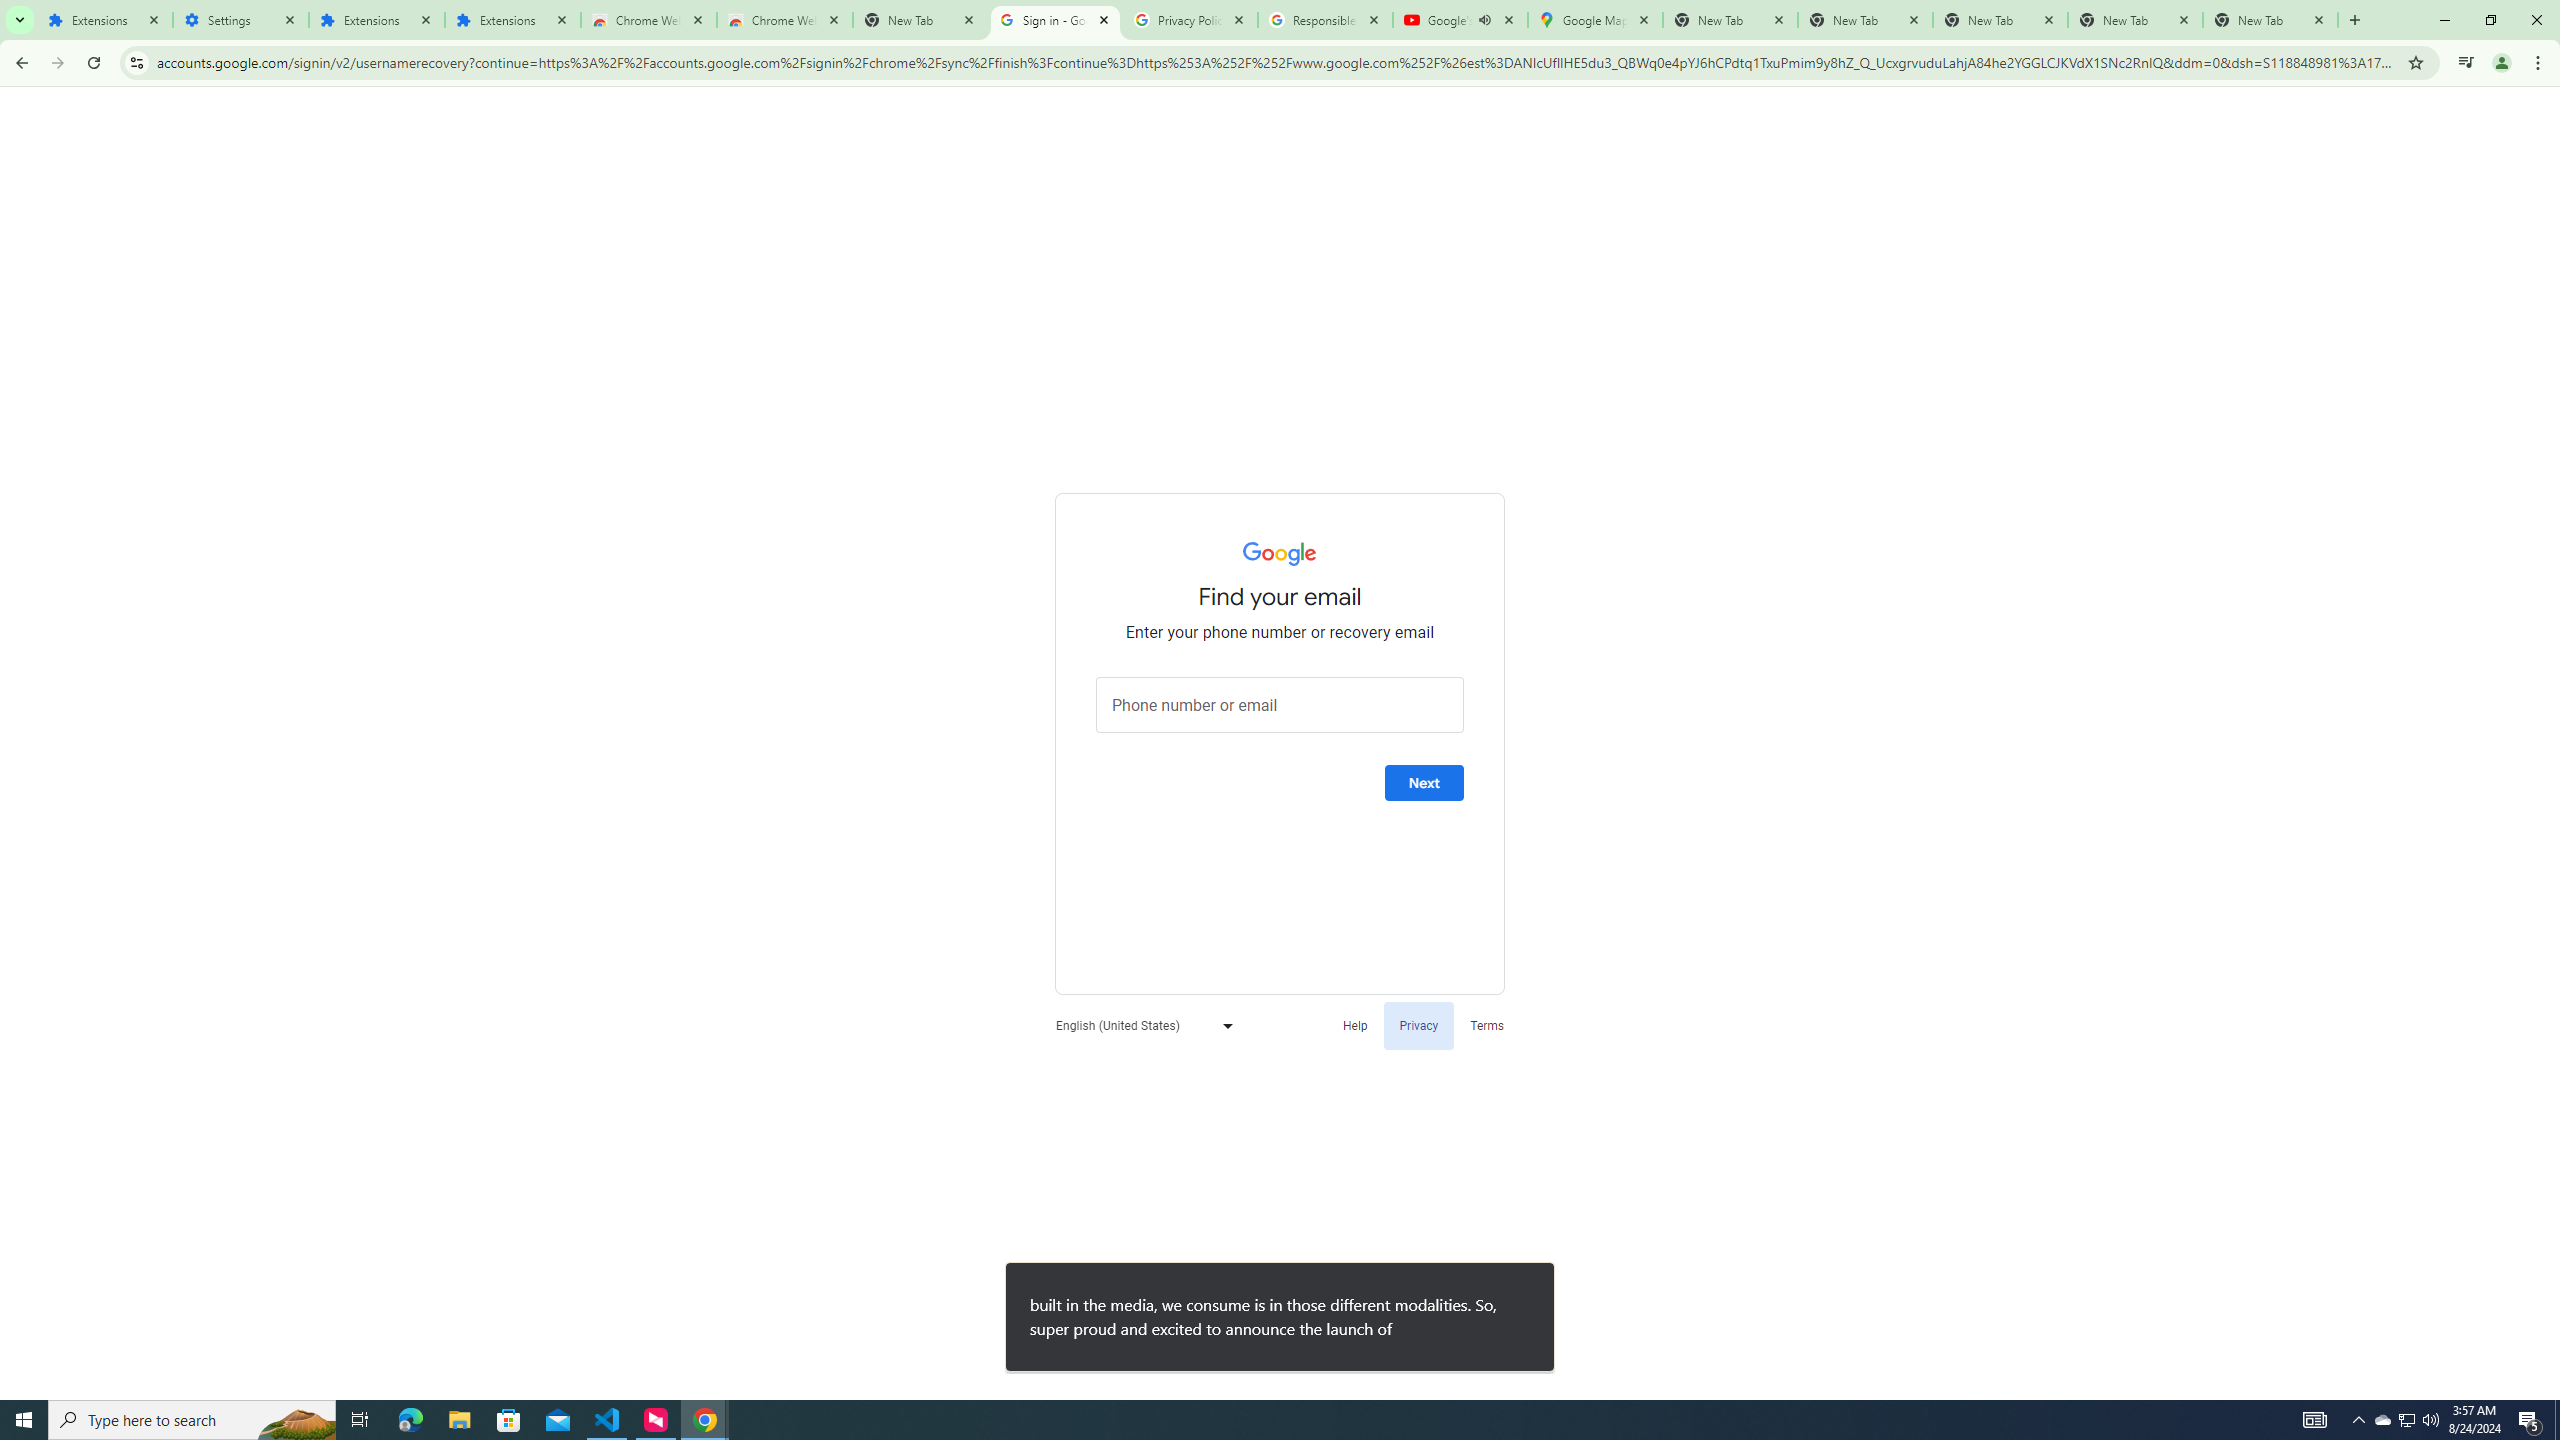  Describe the element at coordinates (2466, 62) in the screenshot. I see `'Control your music, videos, and more'` at that location.